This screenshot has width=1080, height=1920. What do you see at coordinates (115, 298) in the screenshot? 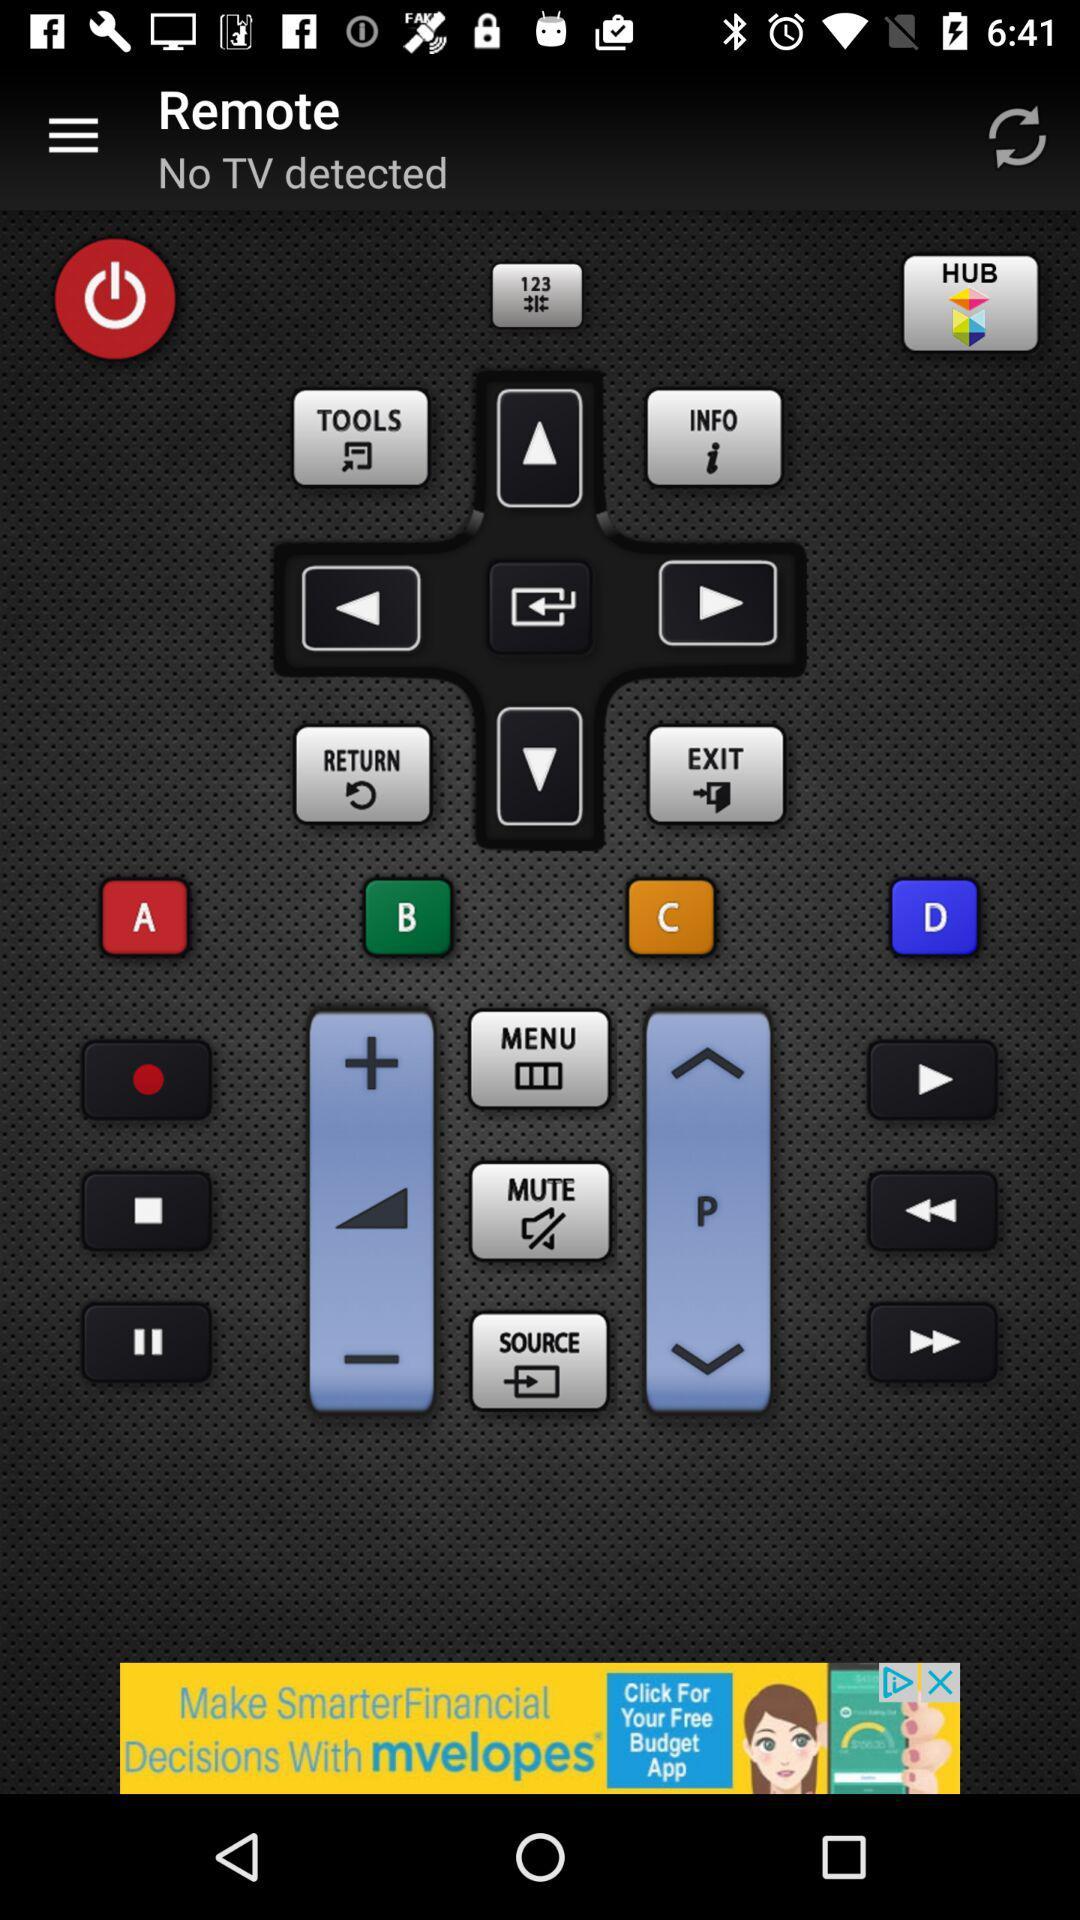
I see `the power icon` at bounding box center [115, 298].